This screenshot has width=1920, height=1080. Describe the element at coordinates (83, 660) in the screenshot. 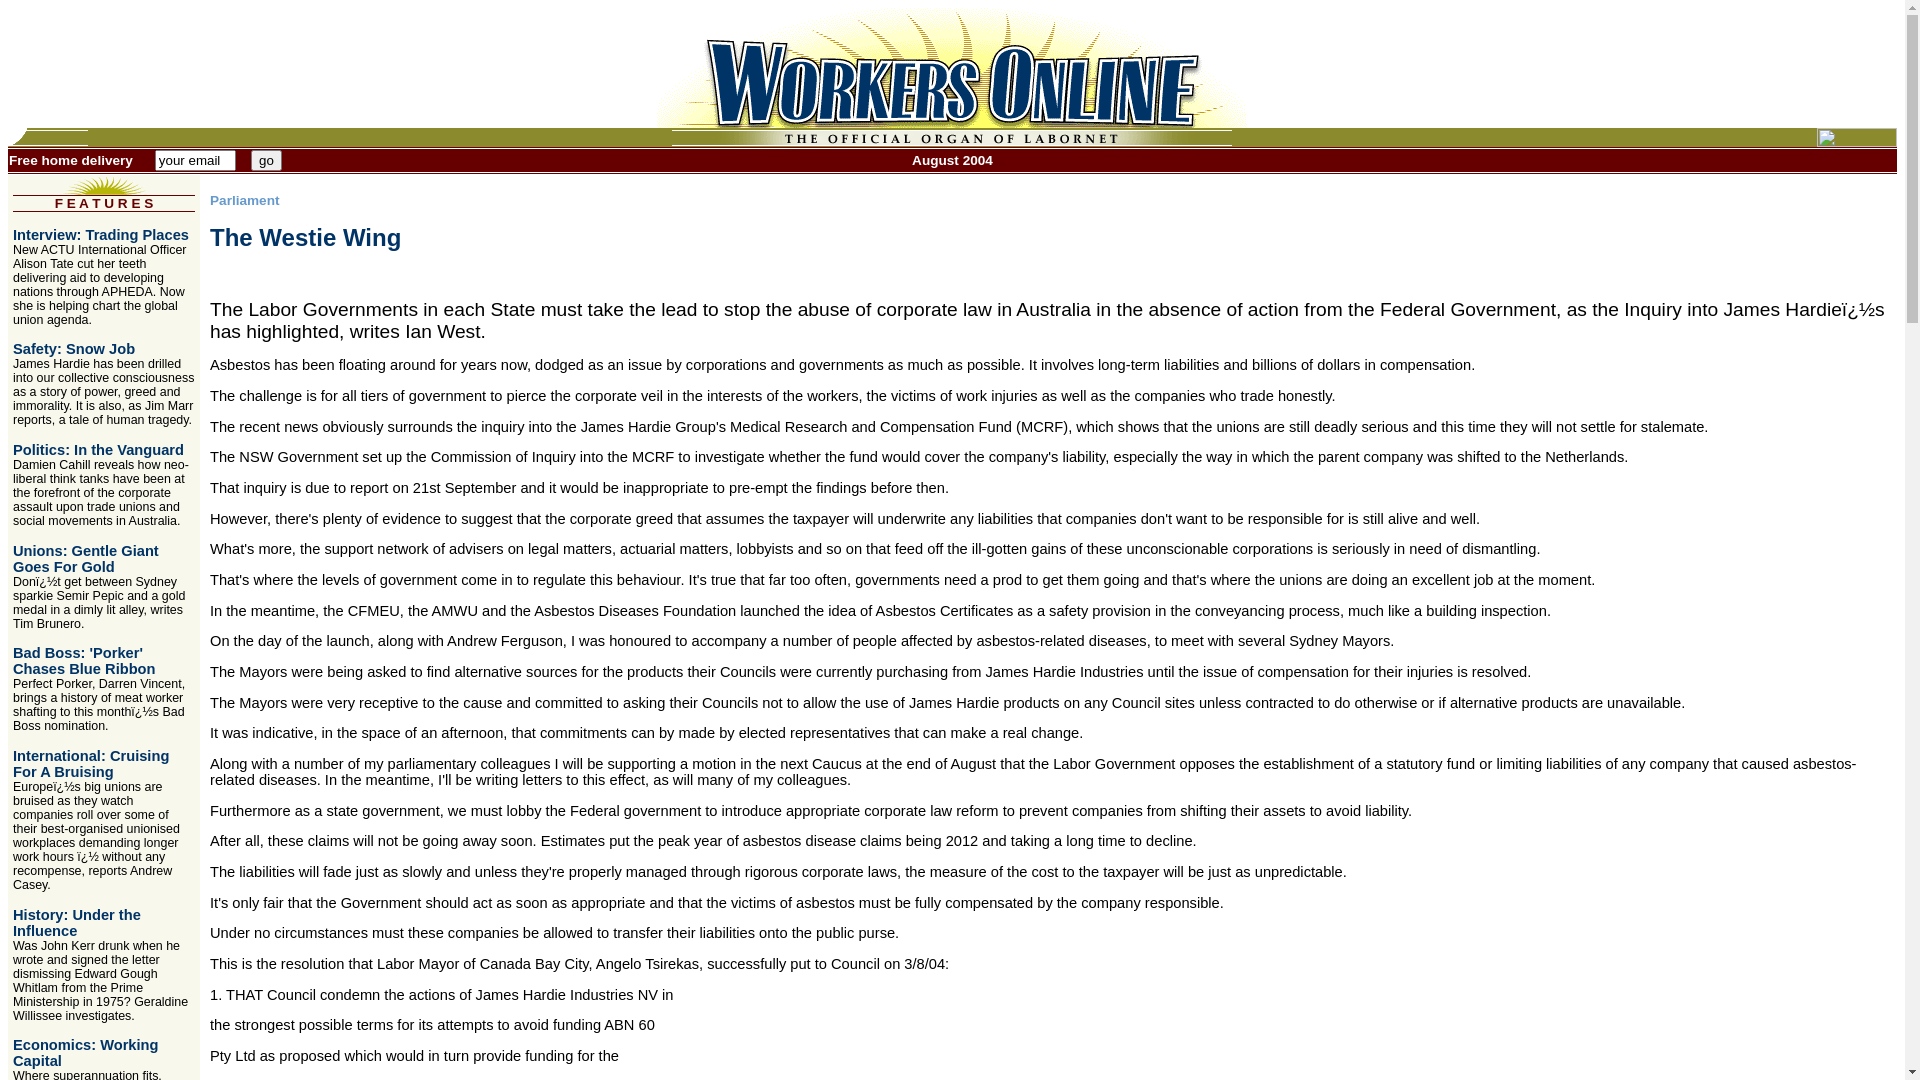

I see `'Bad Boss: 'Porker' Chases Blue Ribbon'` at that location.